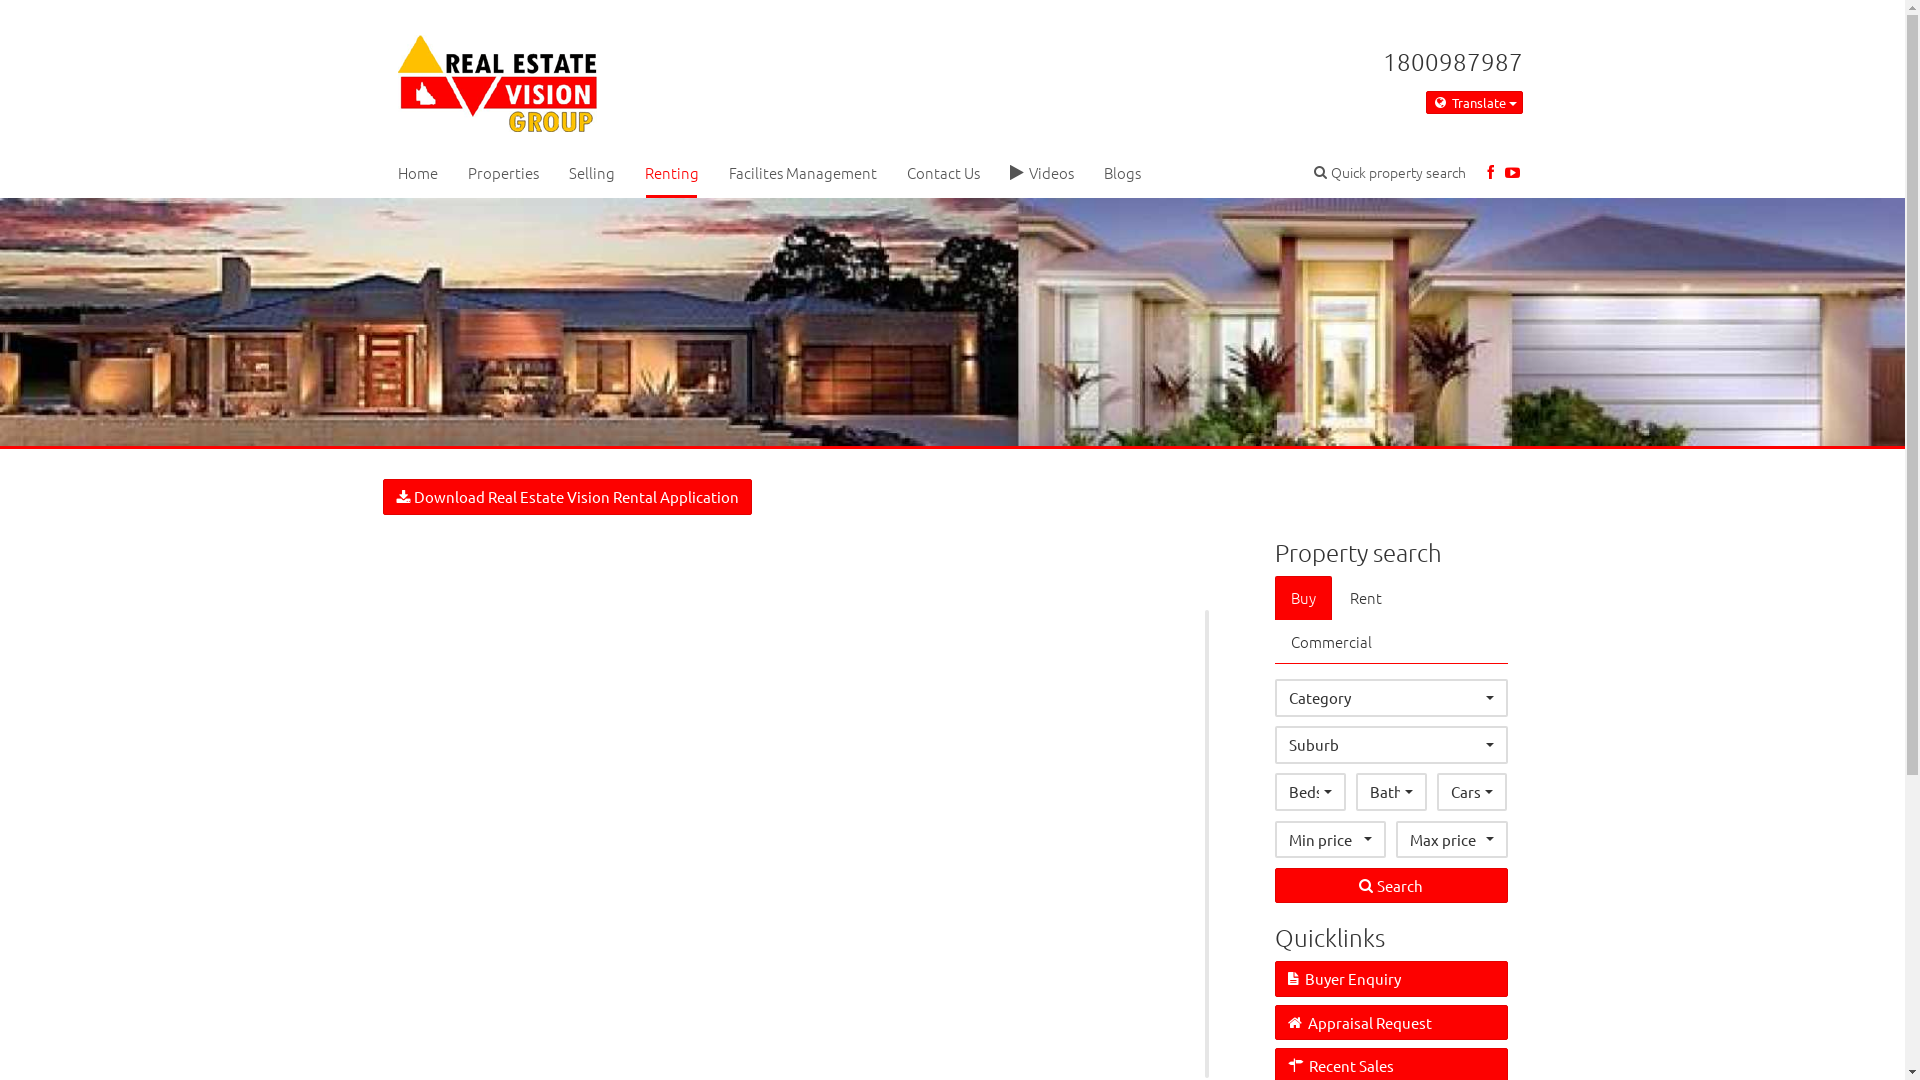 This screenshot has height=1080, width=1920. Describe the element at coordinates (502, 171) in the screenshot. I see `'Properties'` at that location.